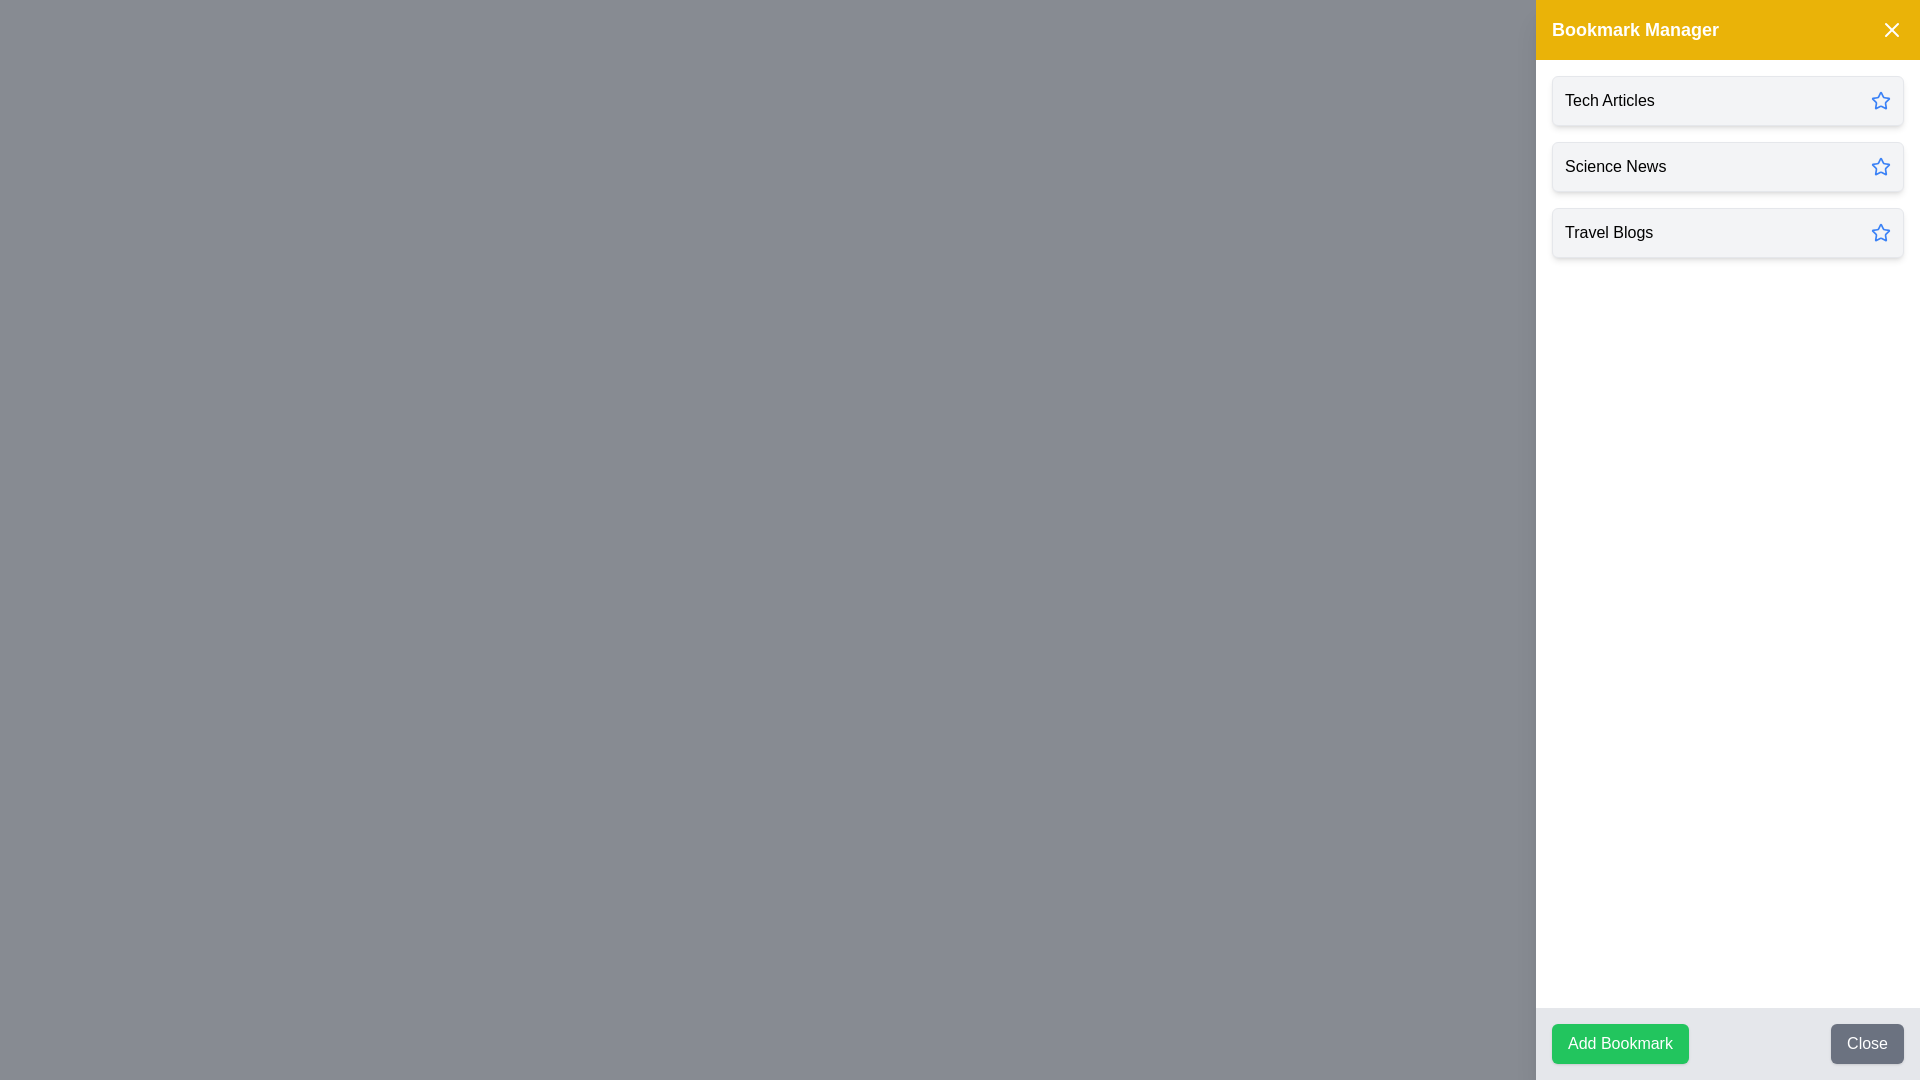 This screenshot has height=1080, width=1920. What do you see at coordinates (1890, 30) in the screenshot?
I see `the red 'X' close button located in the top-right corner of the yellow header labeled 'Bookmark Manager'` at bounding box center [1890, 30].